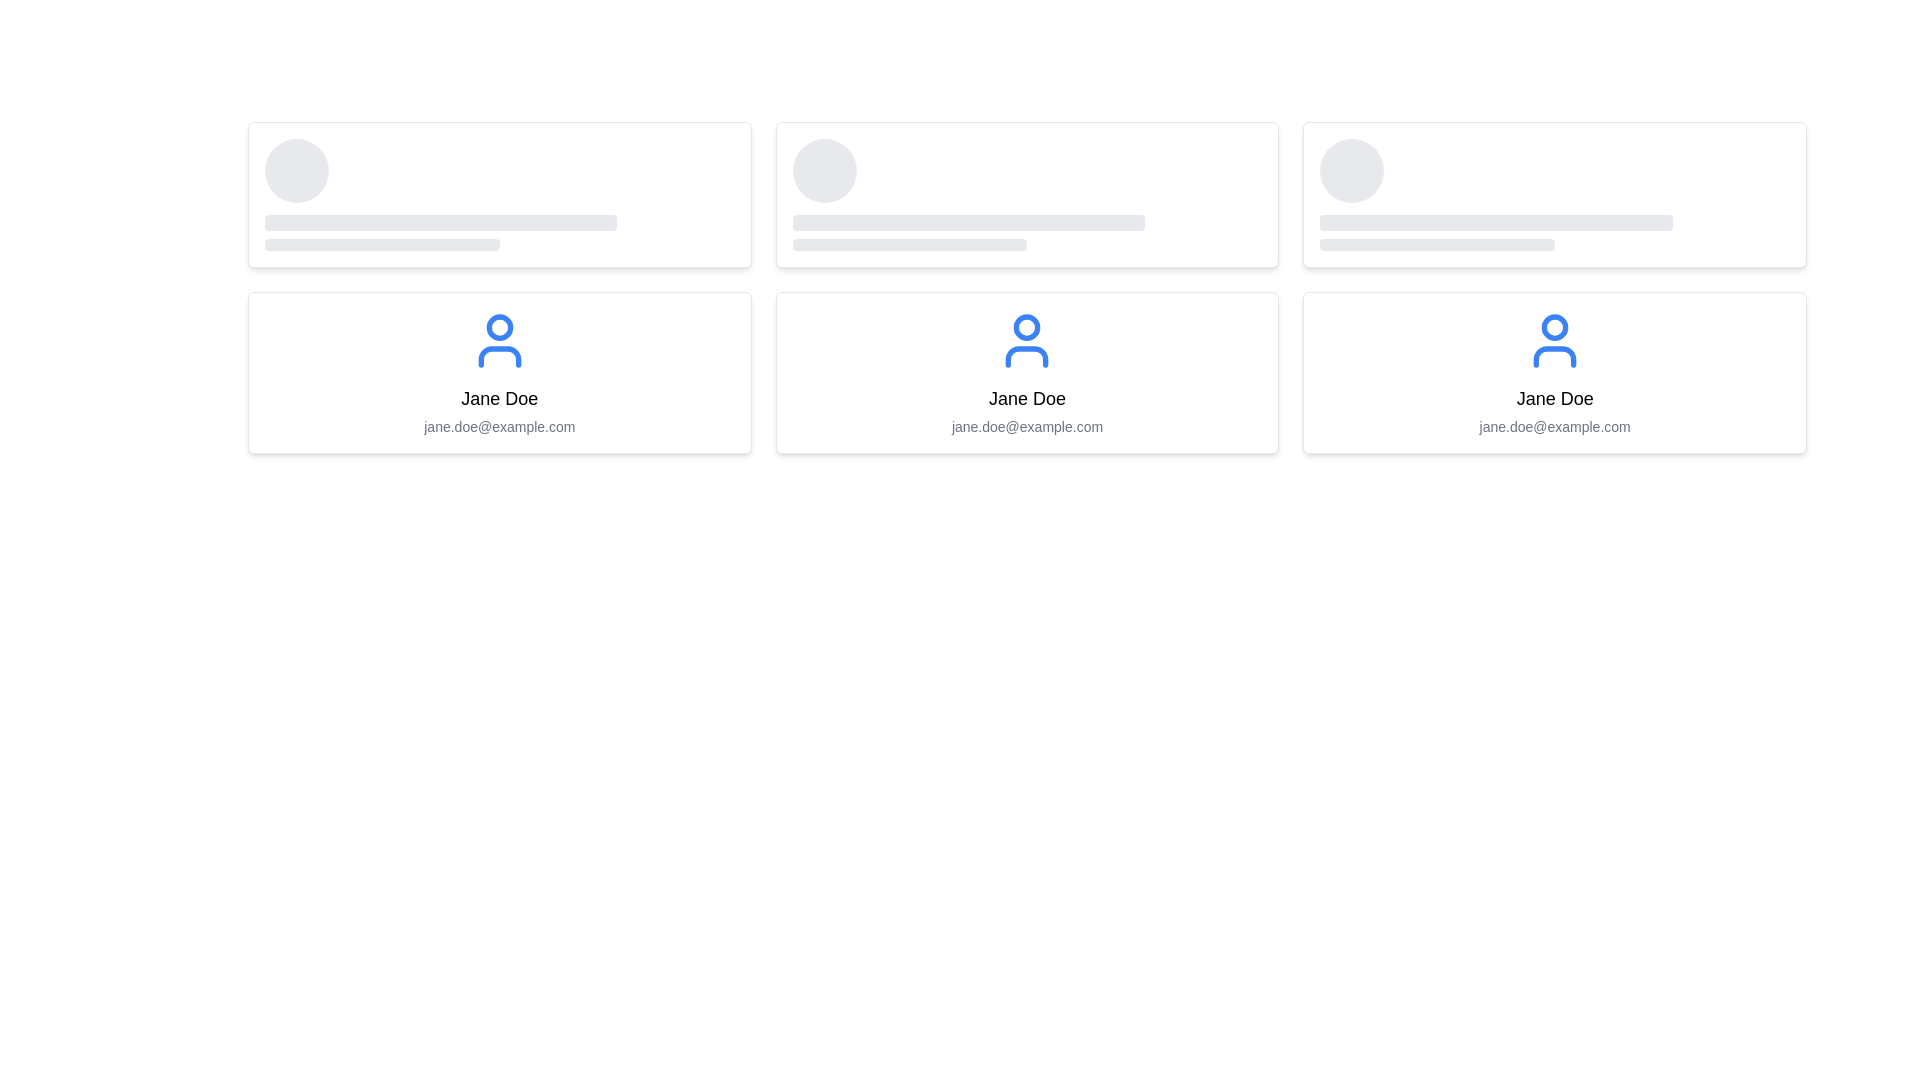 The image size is (1920, 1080). Describe the element at coordinates (1027, 339) in the screenshot. I see `the user profile icon, which is an outlined person figure with a blue color, located in the center of a grid card displaying 'Jane Doe' and 'jane.doe@example.com'` at that location.